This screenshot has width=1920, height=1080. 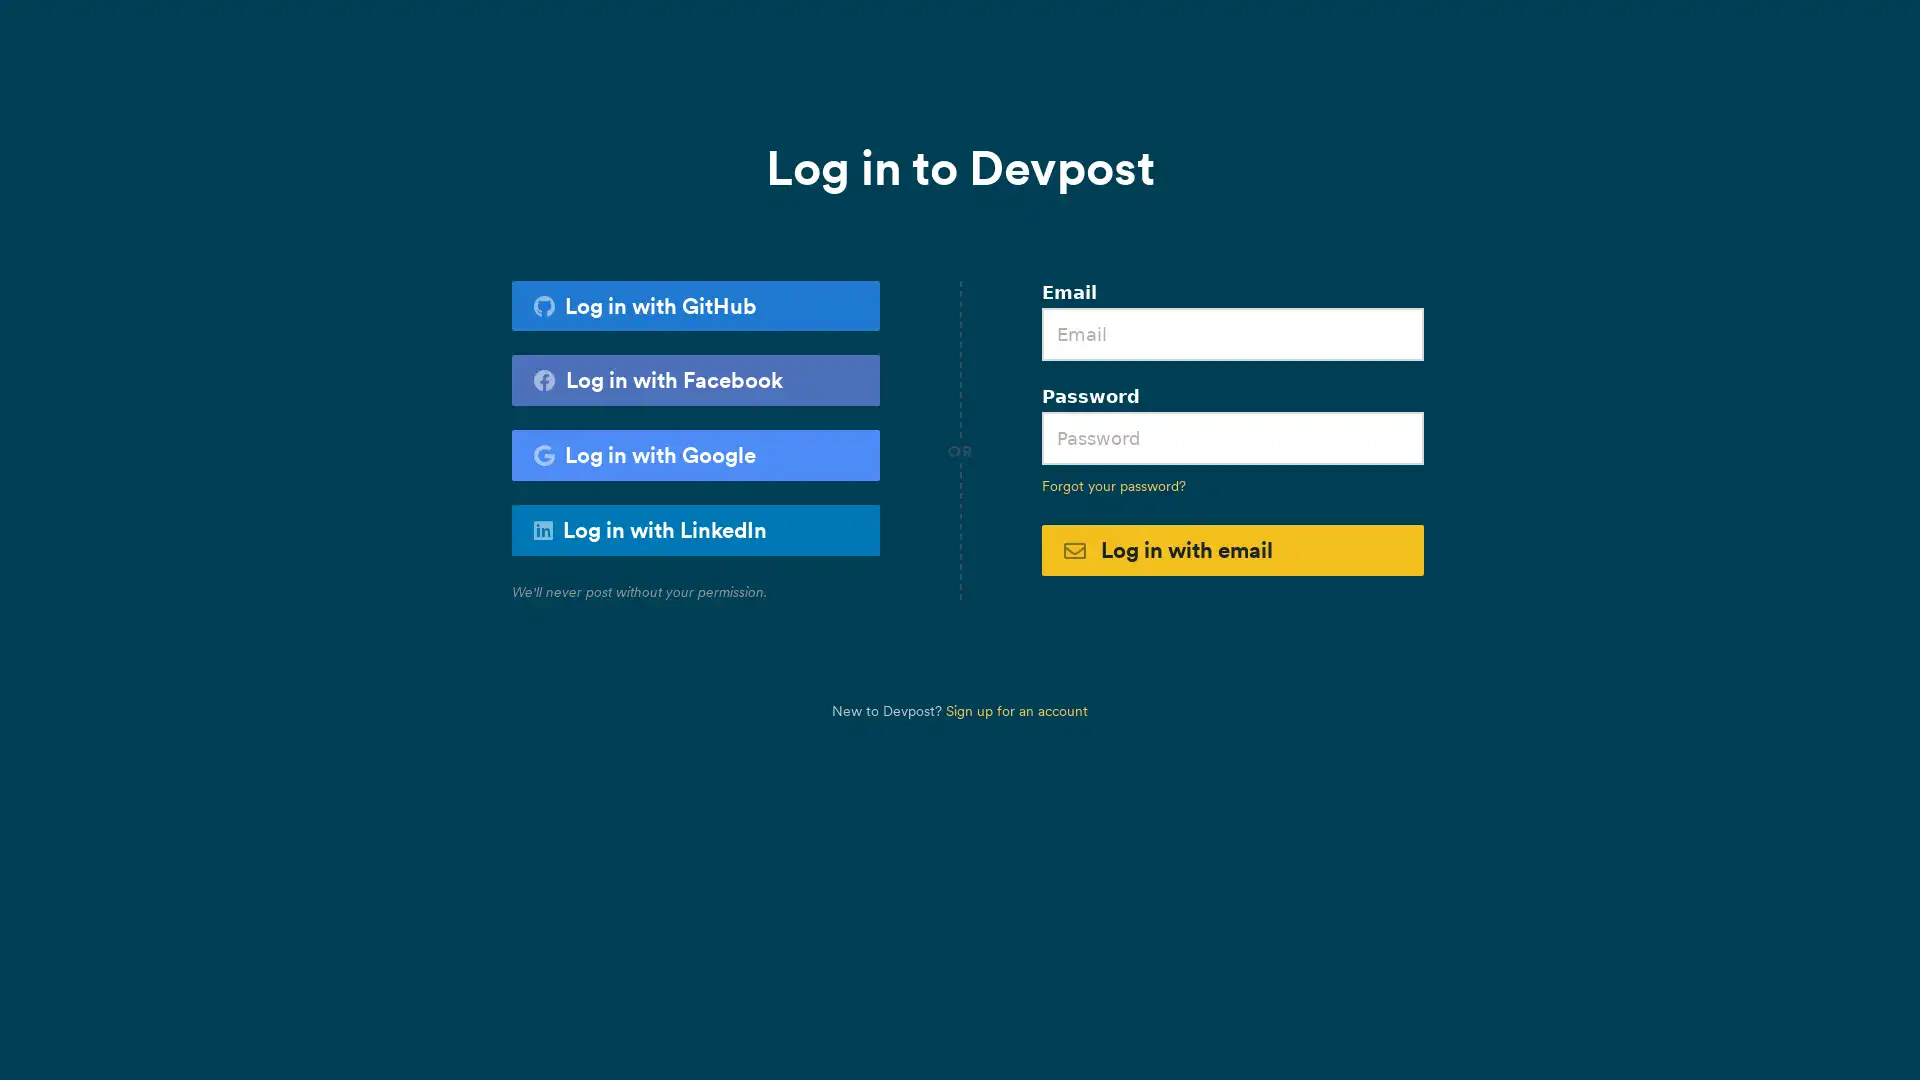 I want to click on Log in with email, so click(x=1232, y=550).